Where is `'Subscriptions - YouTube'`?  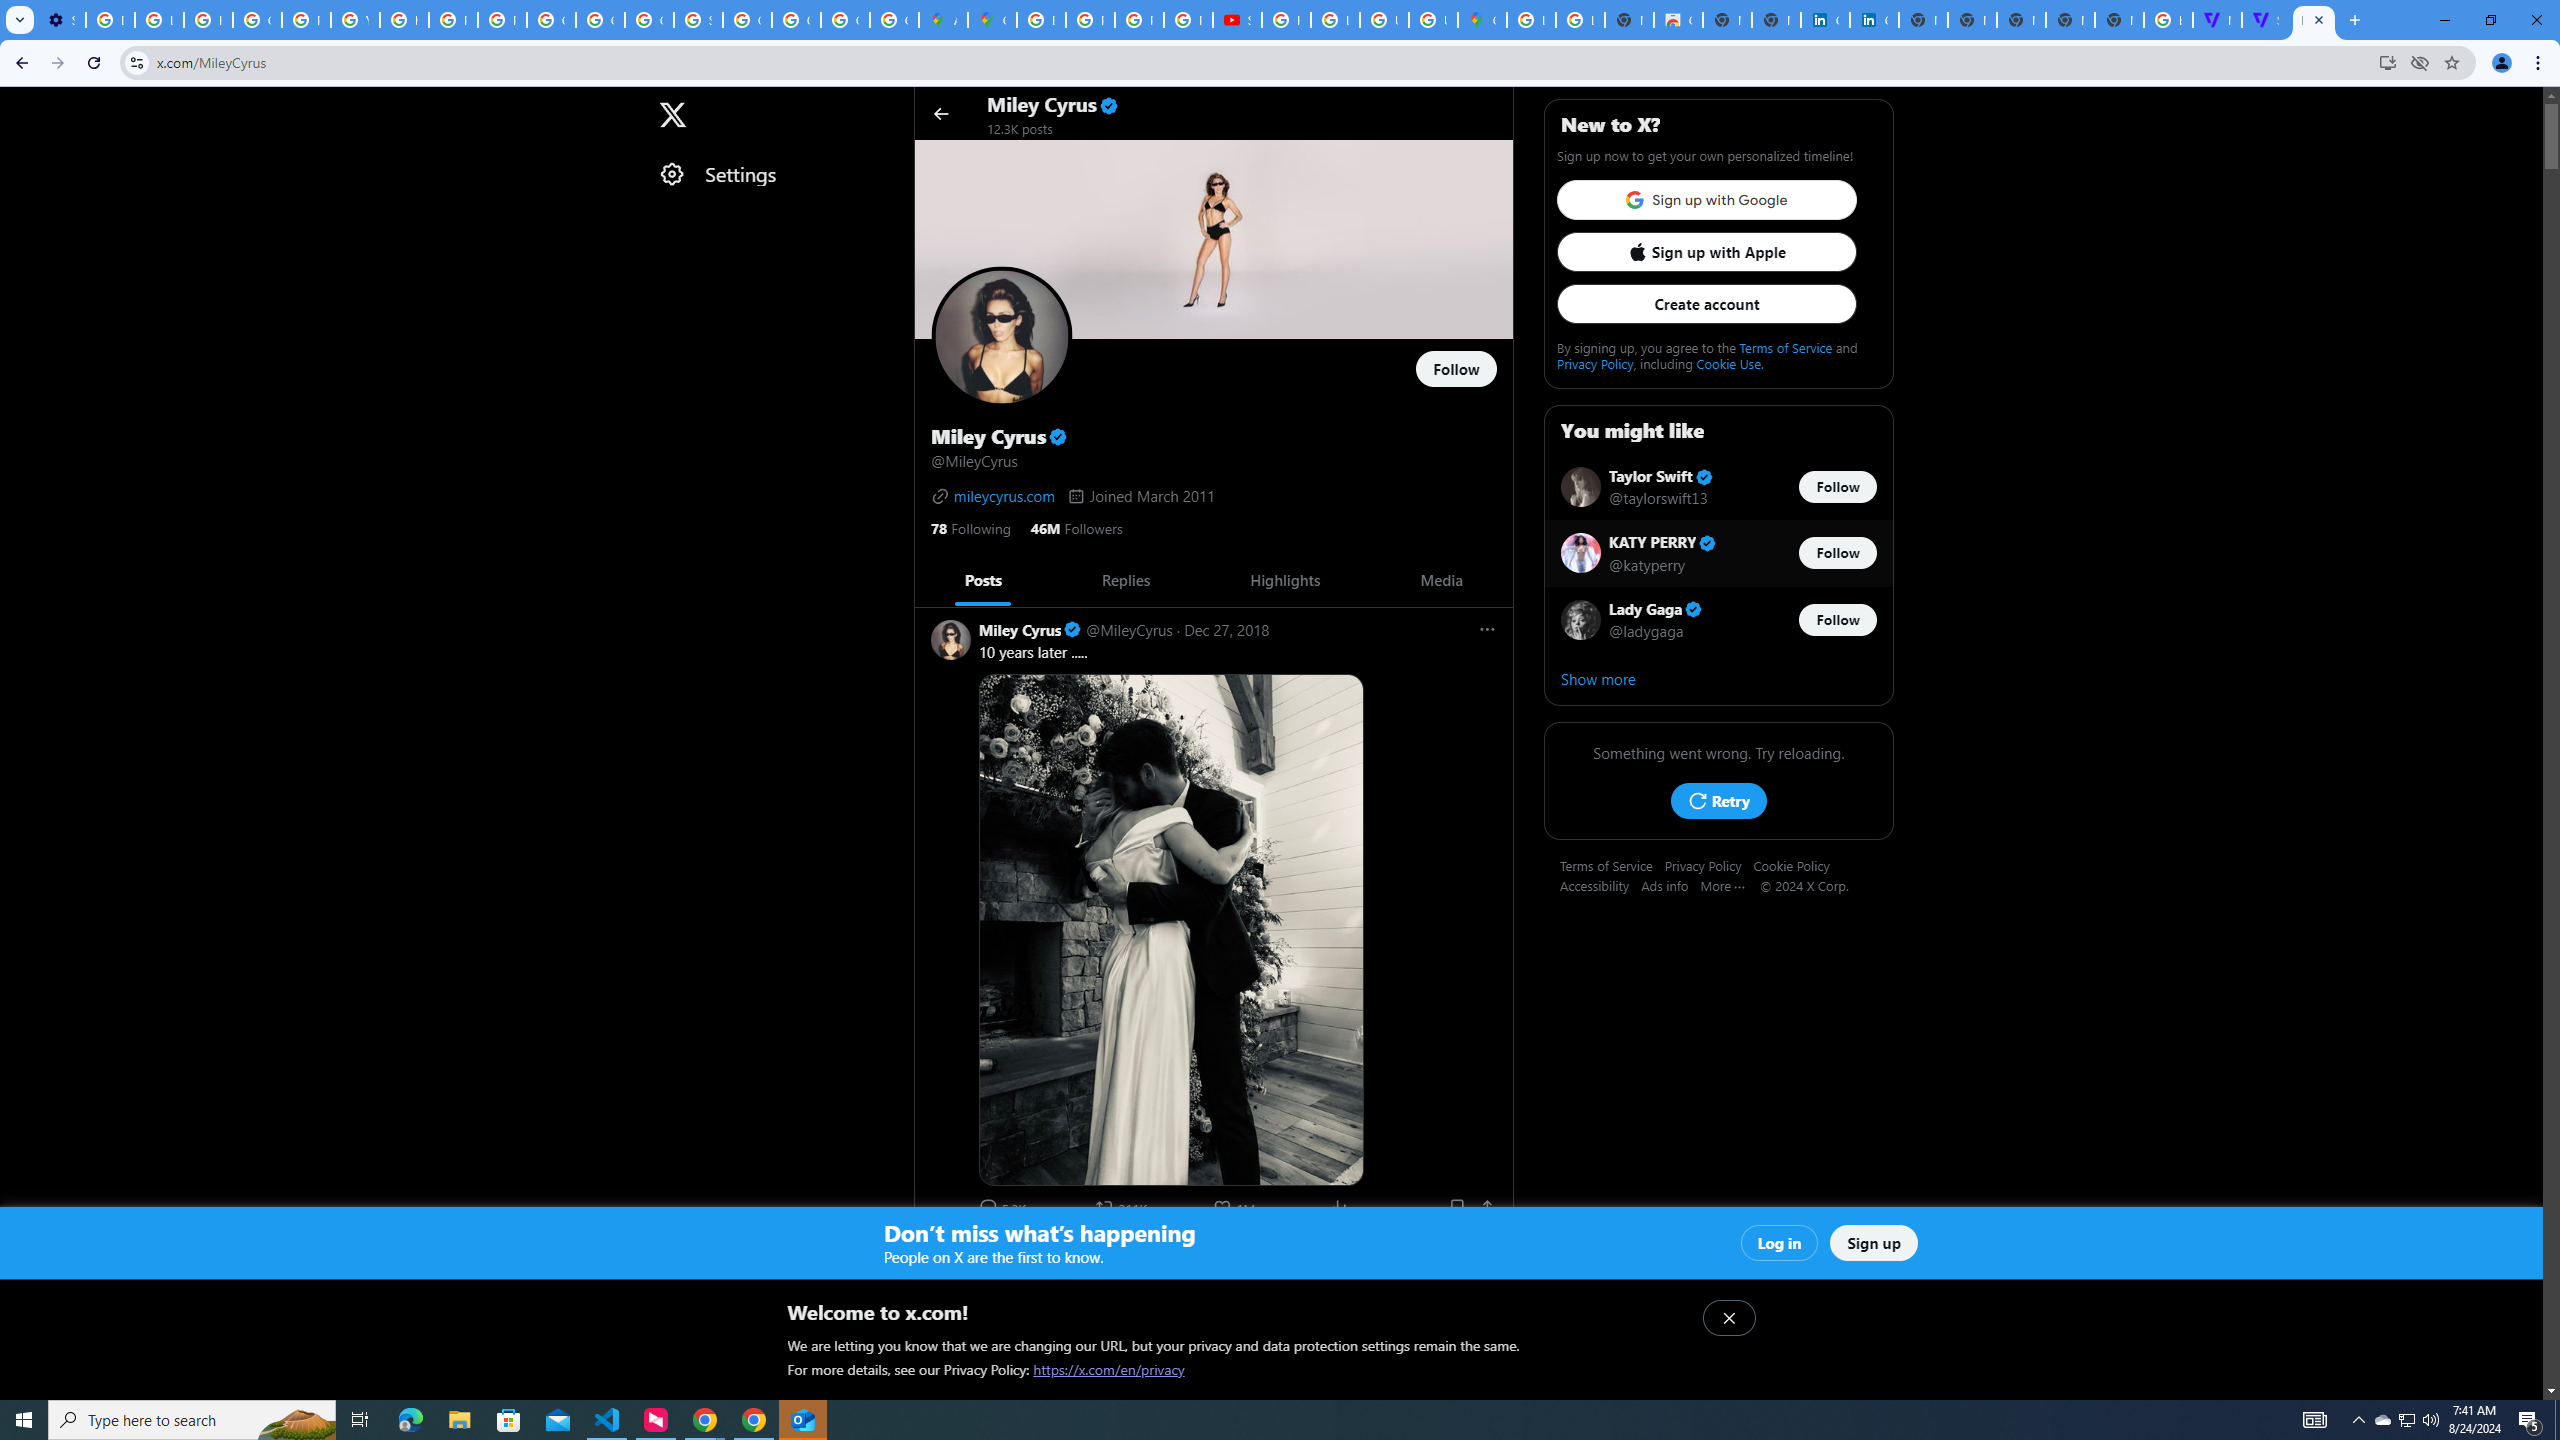
'Subscriptions - YouTube' is located at coordinates (1235, 19).